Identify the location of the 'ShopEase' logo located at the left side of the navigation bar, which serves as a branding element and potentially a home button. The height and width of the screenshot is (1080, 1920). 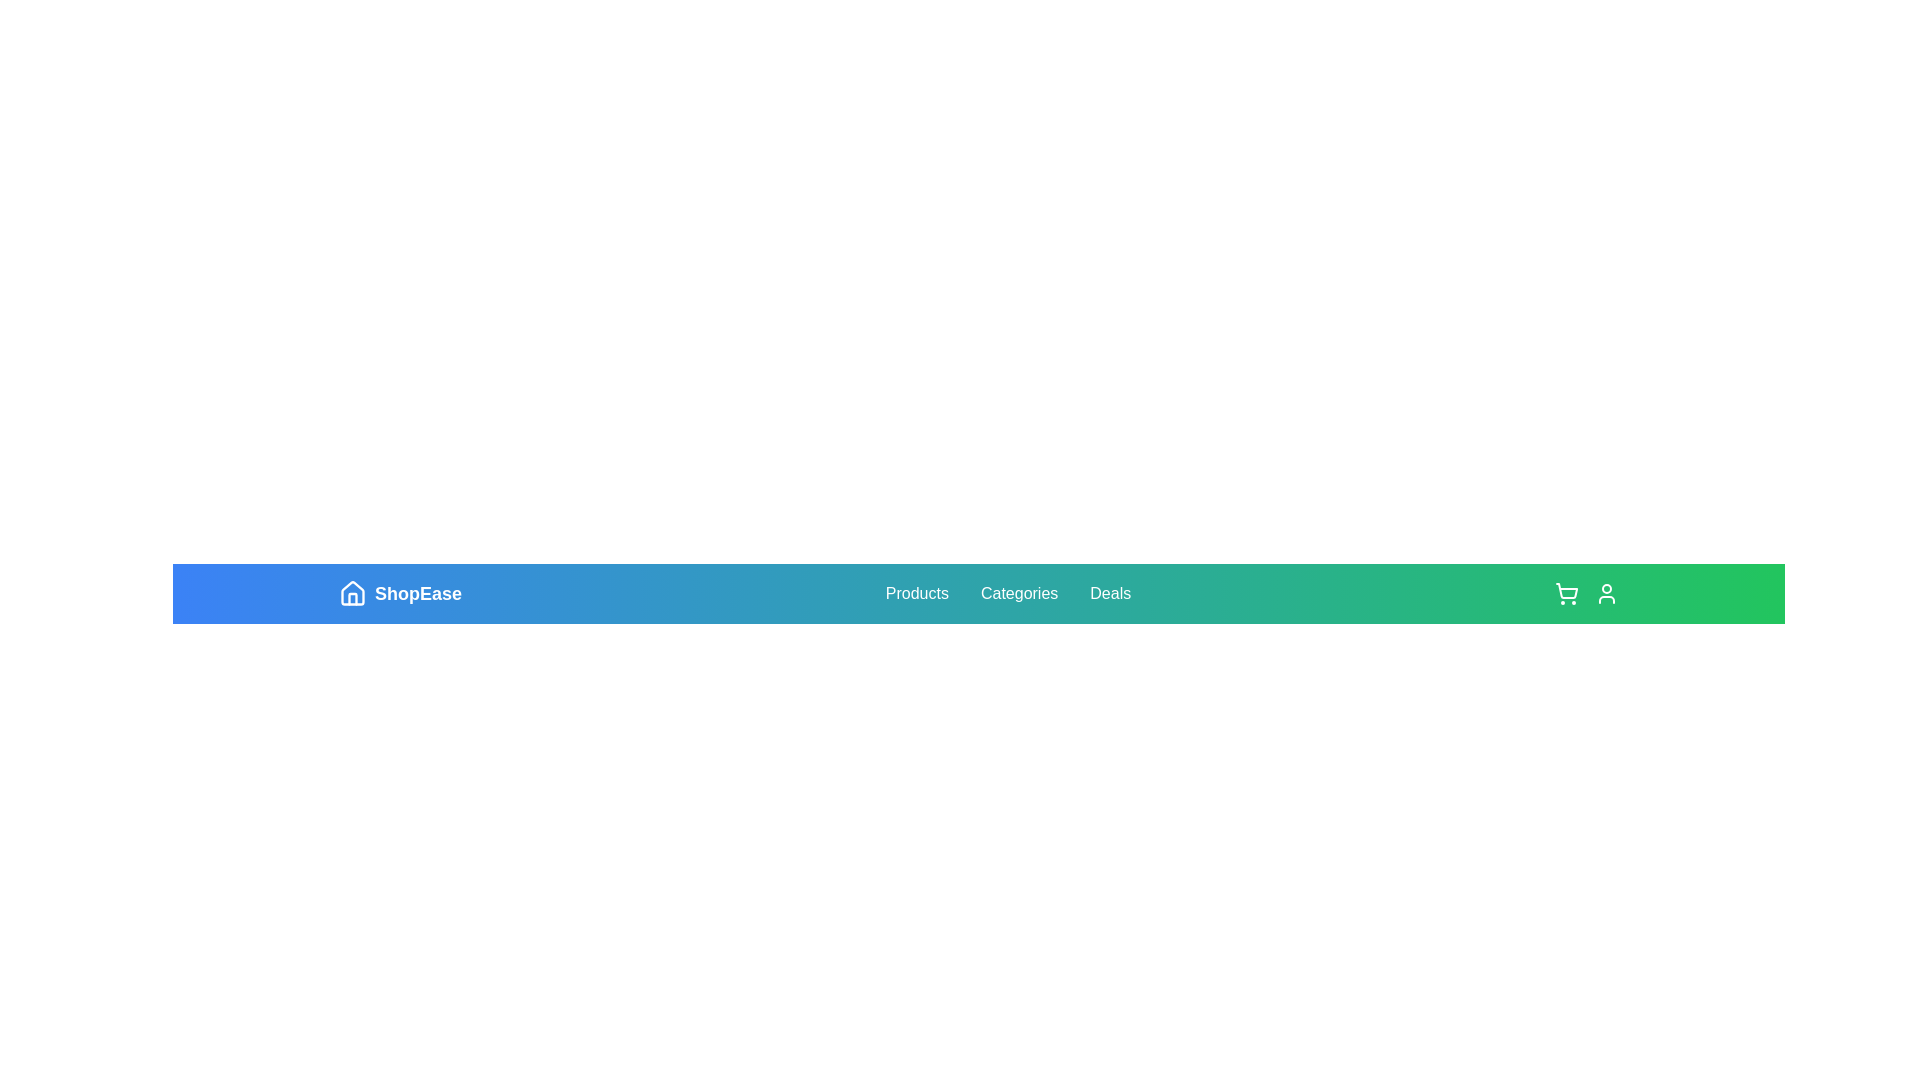
(400, 593).